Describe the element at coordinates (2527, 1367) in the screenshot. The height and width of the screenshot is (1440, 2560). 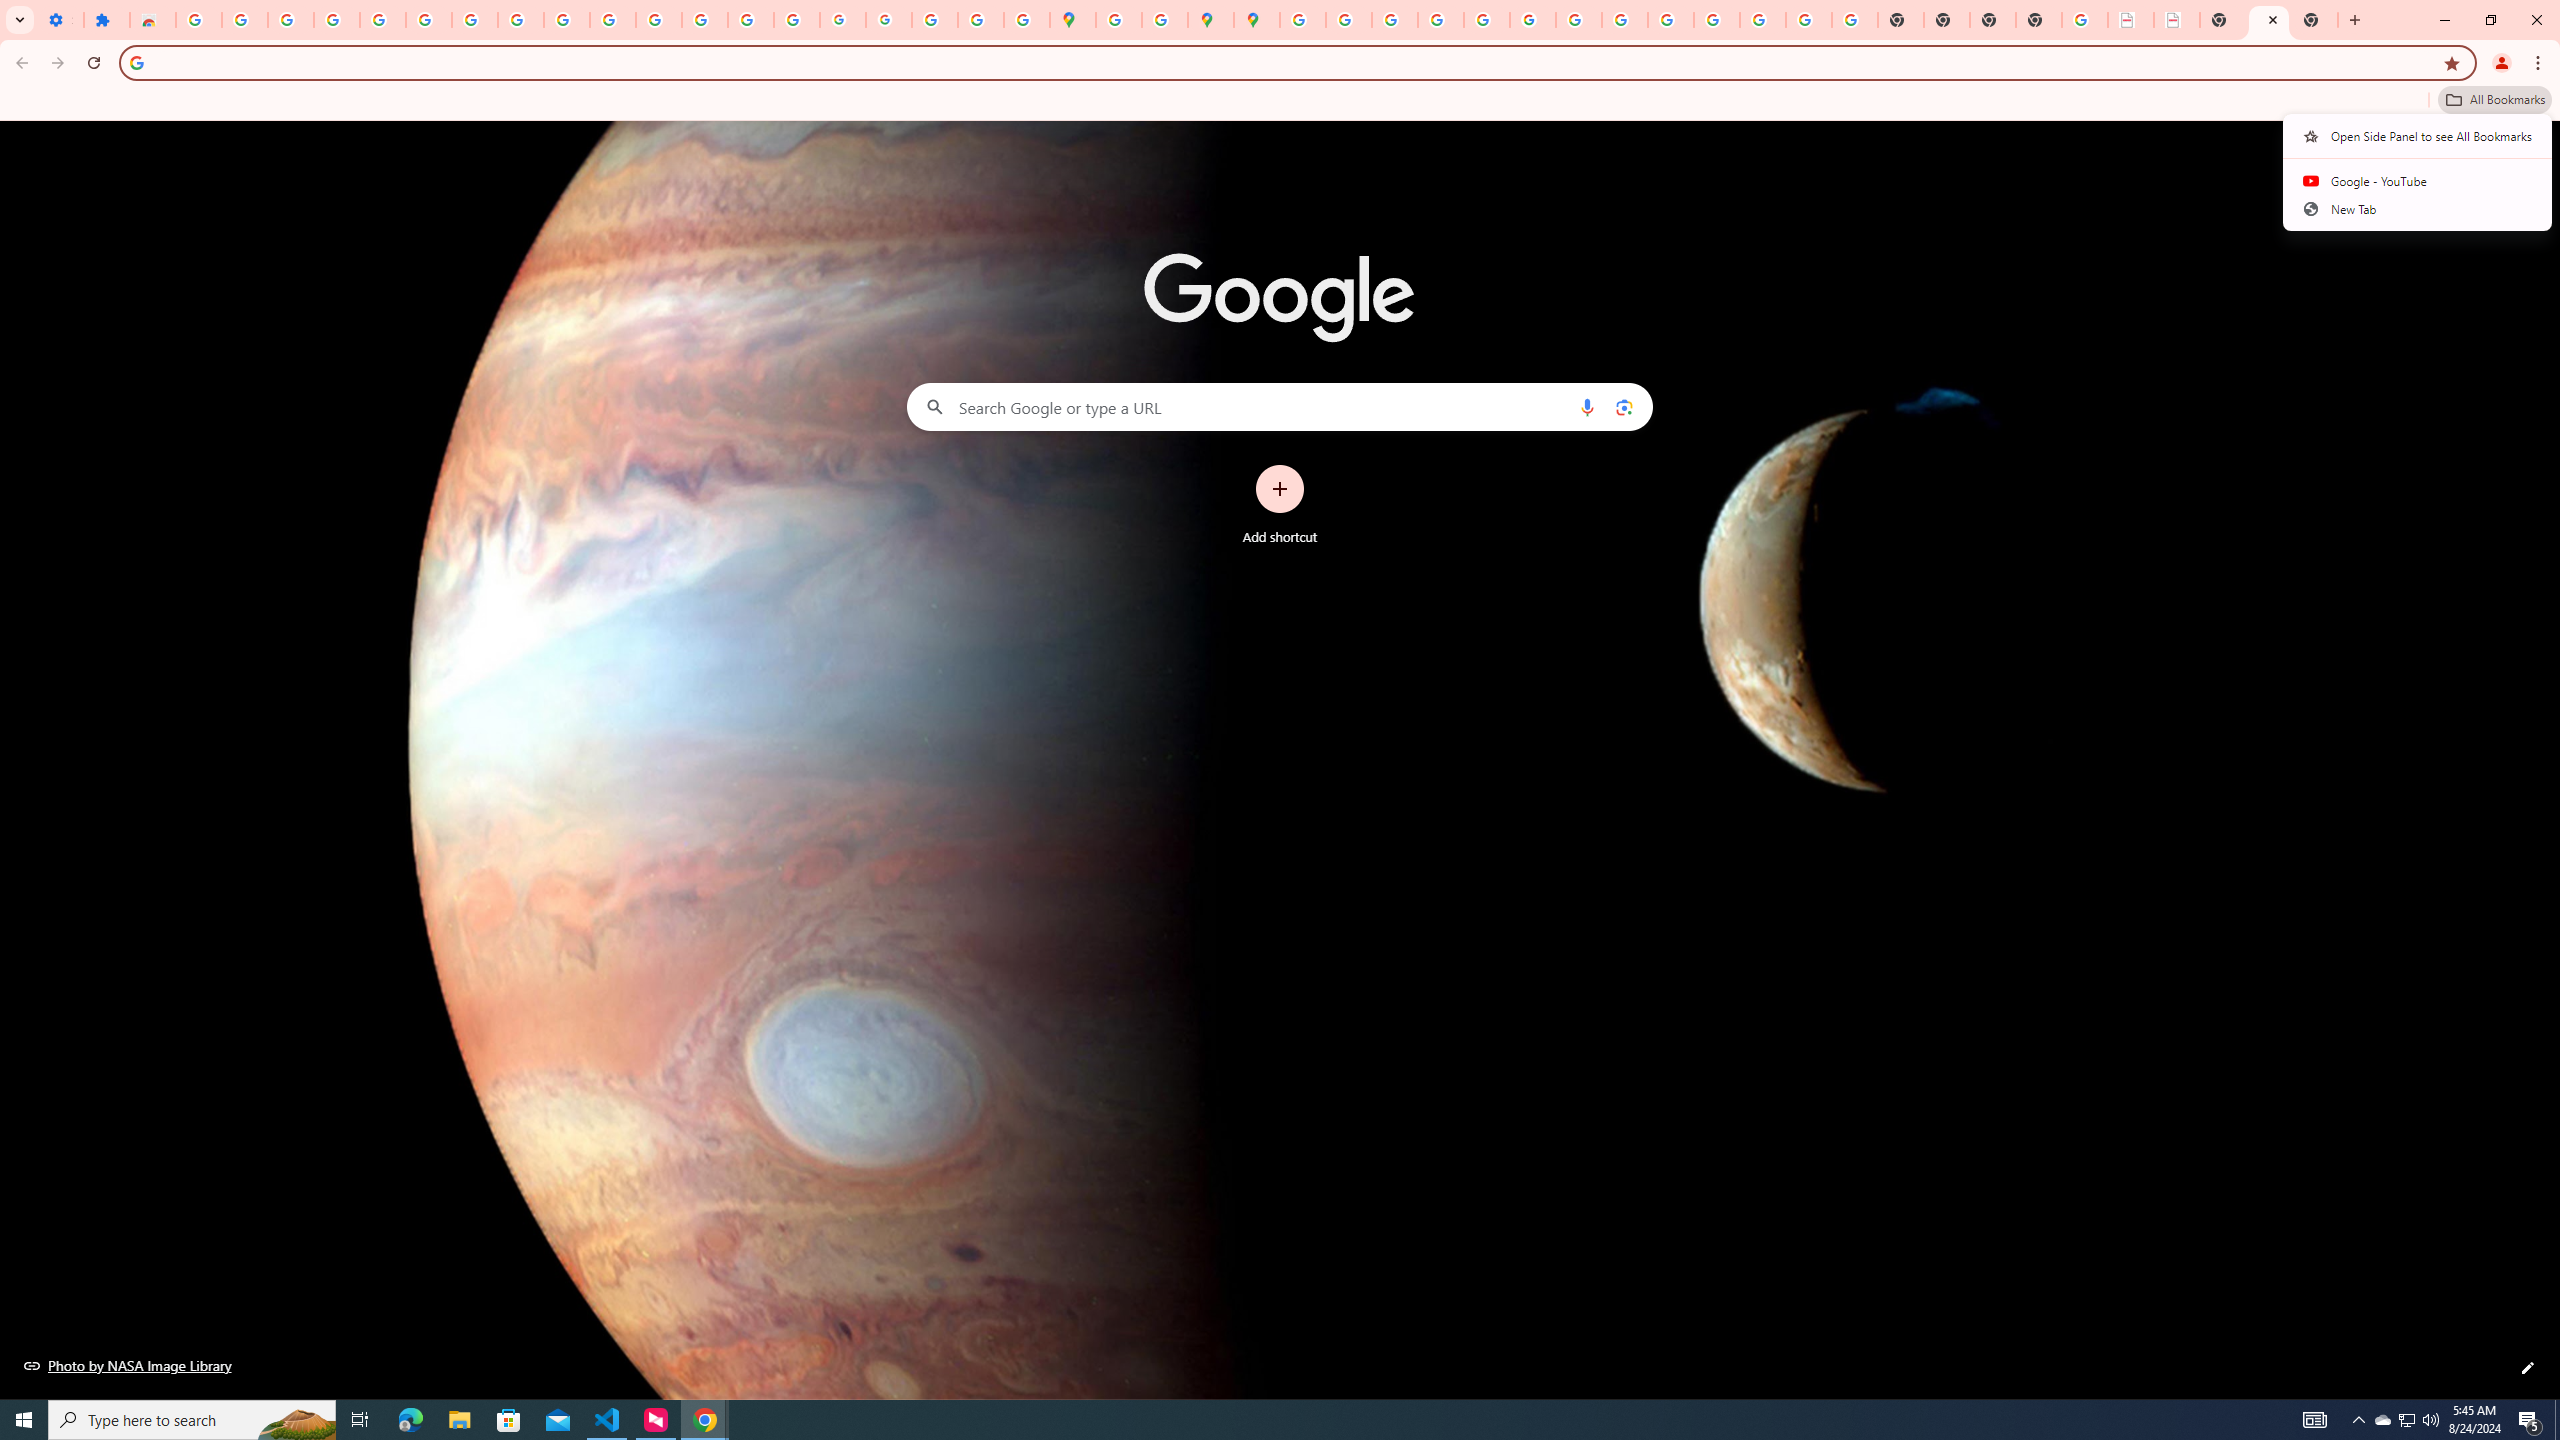
I see `'Customize this page'` at that location.